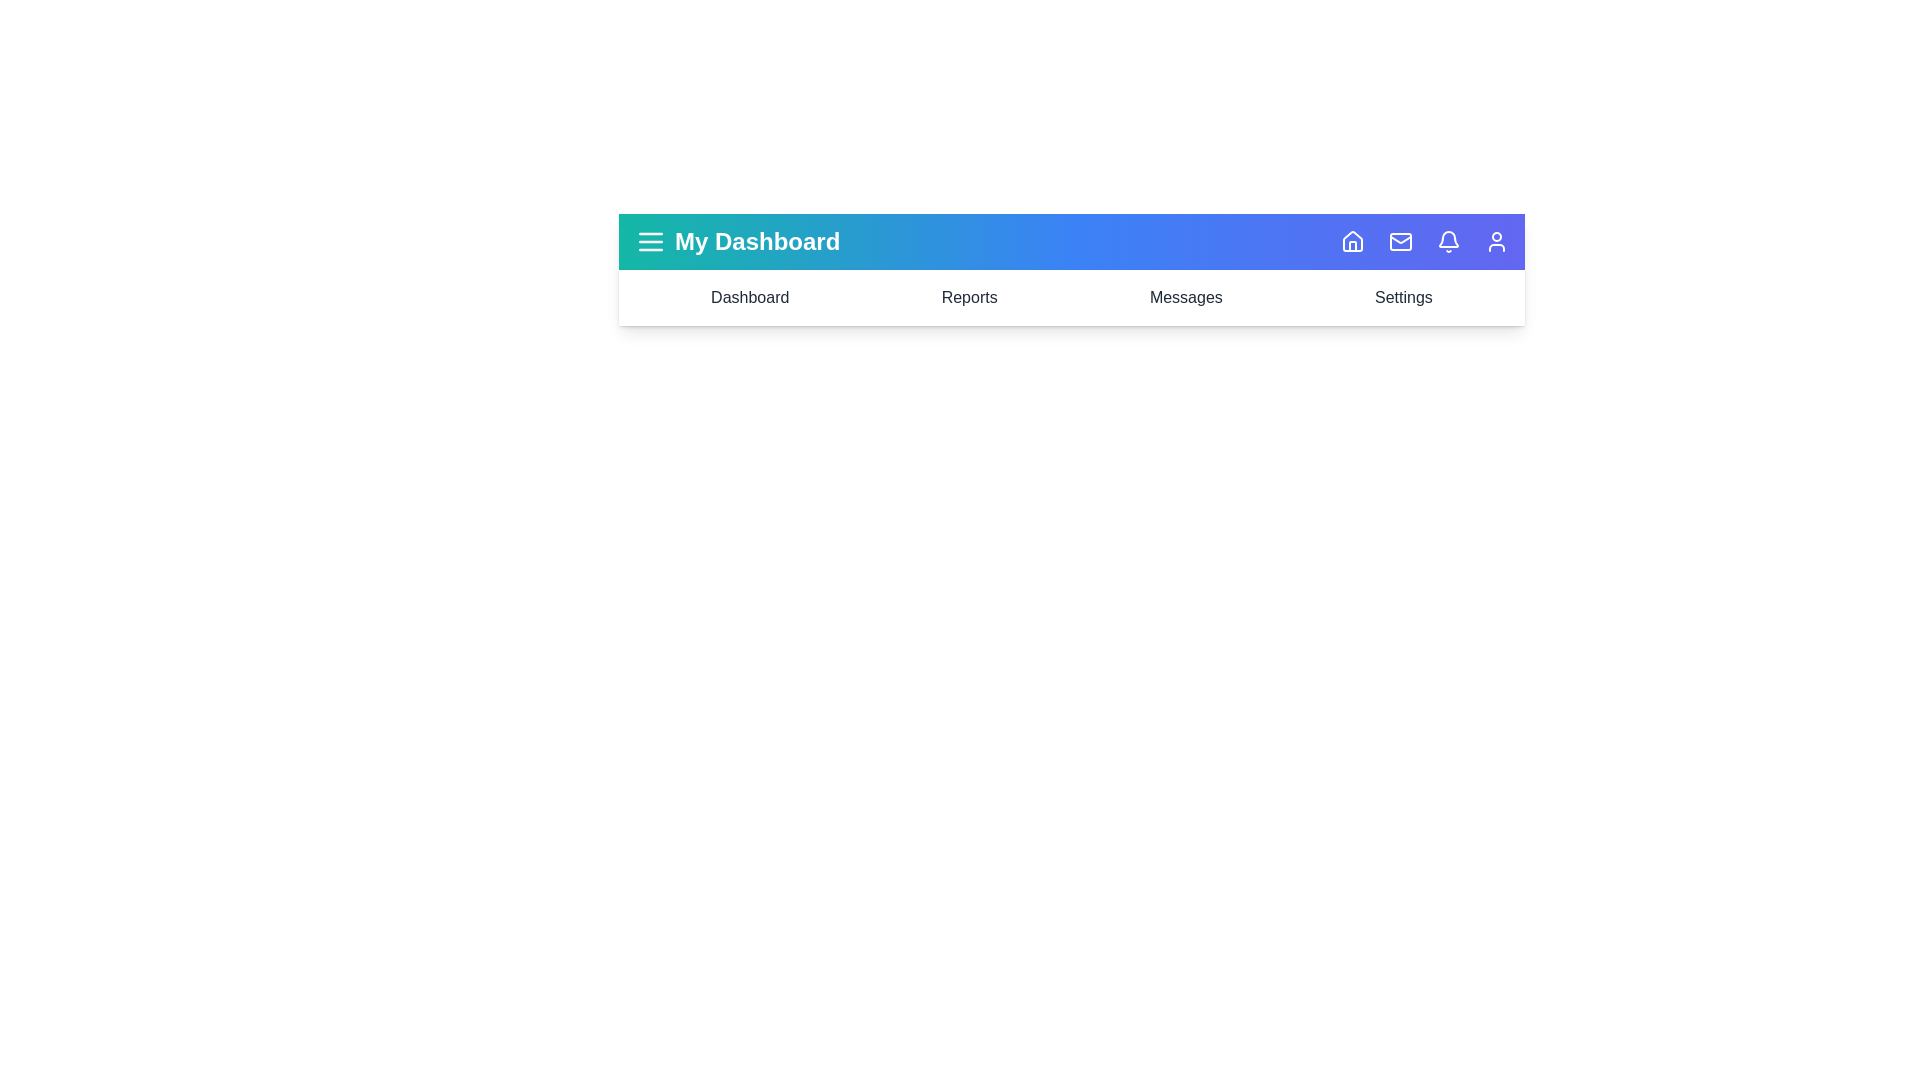 Image resolution: width=1920 pixels, height=1080 pixels. What do you see at coordinates (1353, 241) in the screenshot?
I see `the home icon in the top bar` at bounding box center [1353, 241].